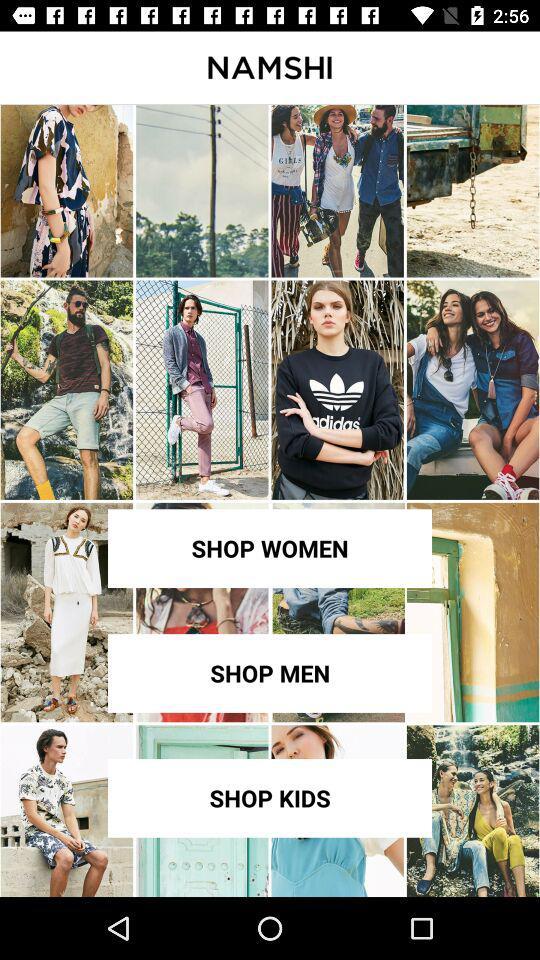 The height and width of the screenshot is (960, 540). What do you see at coordinates (270, 798) in the screenshot?
I see `shop kids item` at bounding box center [270, 798].